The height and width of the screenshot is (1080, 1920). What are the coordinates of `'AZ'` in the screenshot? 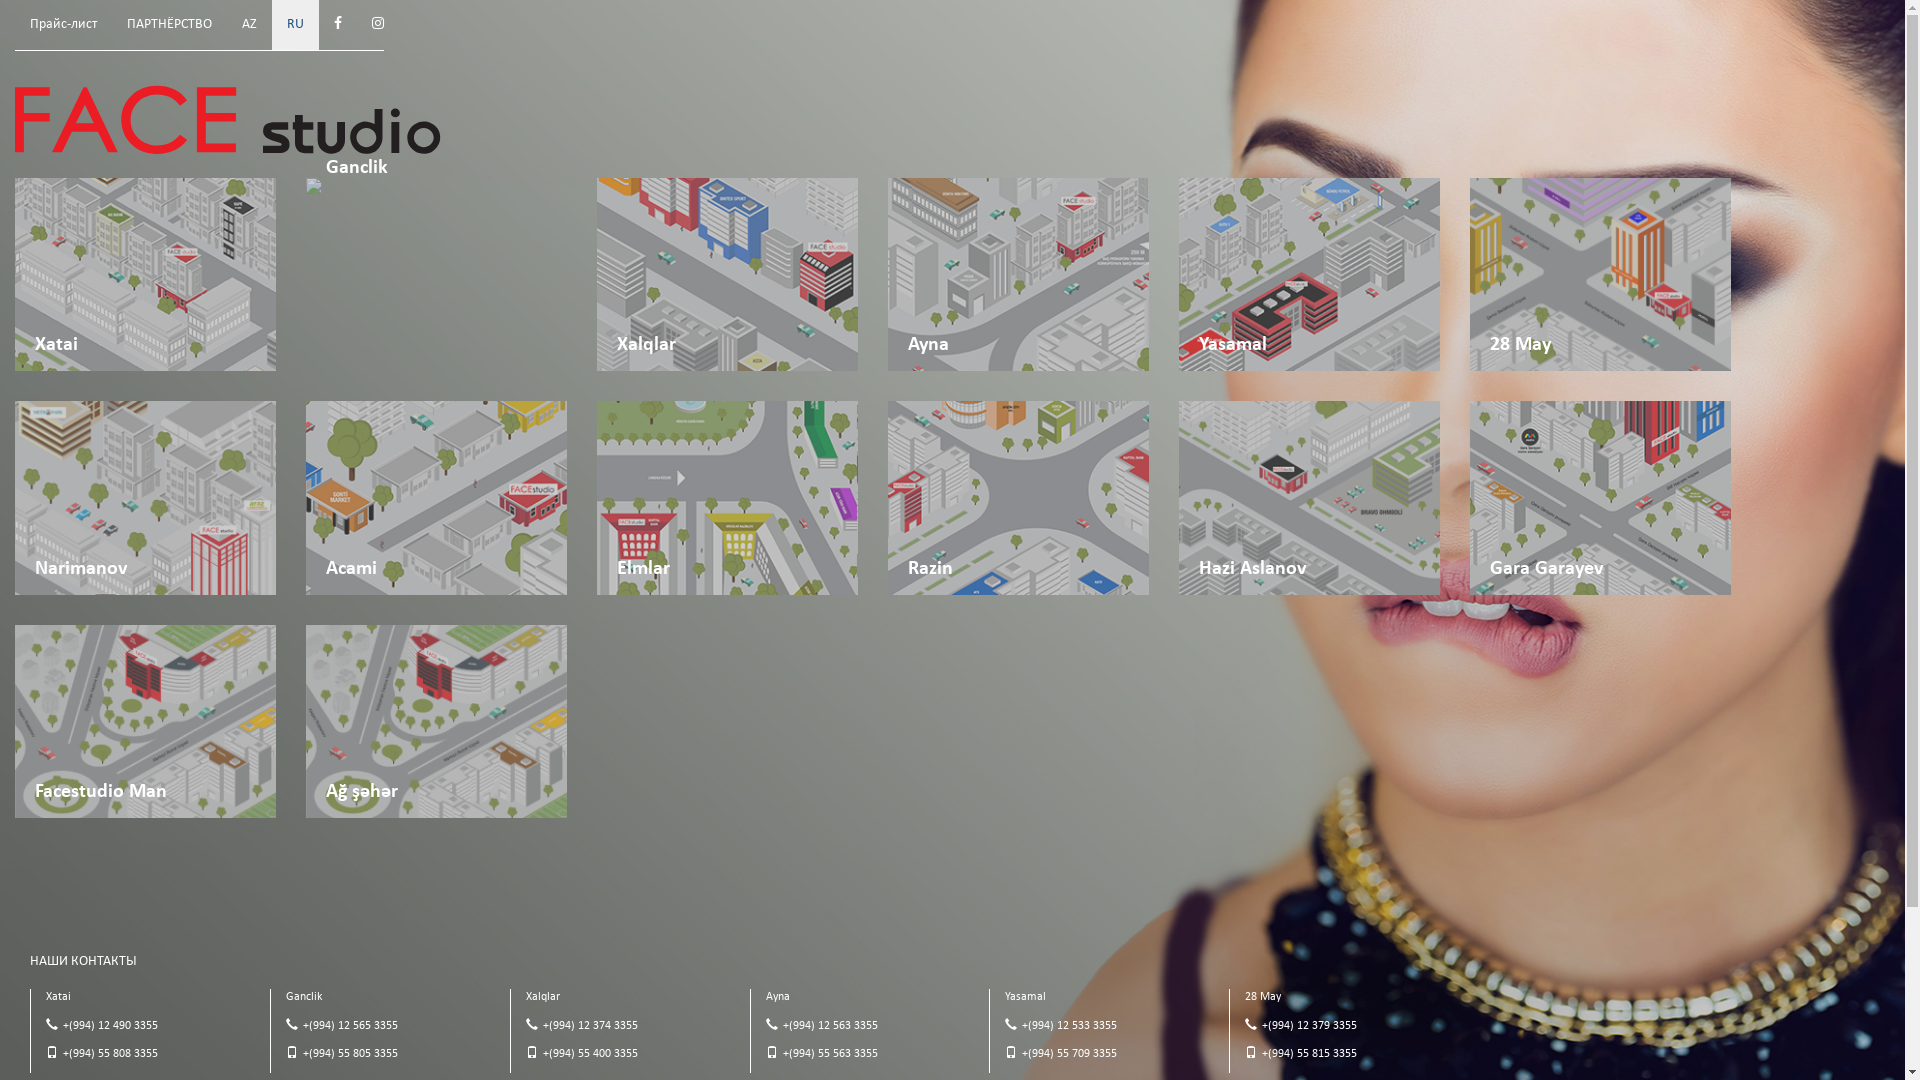 It's located at (248, 24).